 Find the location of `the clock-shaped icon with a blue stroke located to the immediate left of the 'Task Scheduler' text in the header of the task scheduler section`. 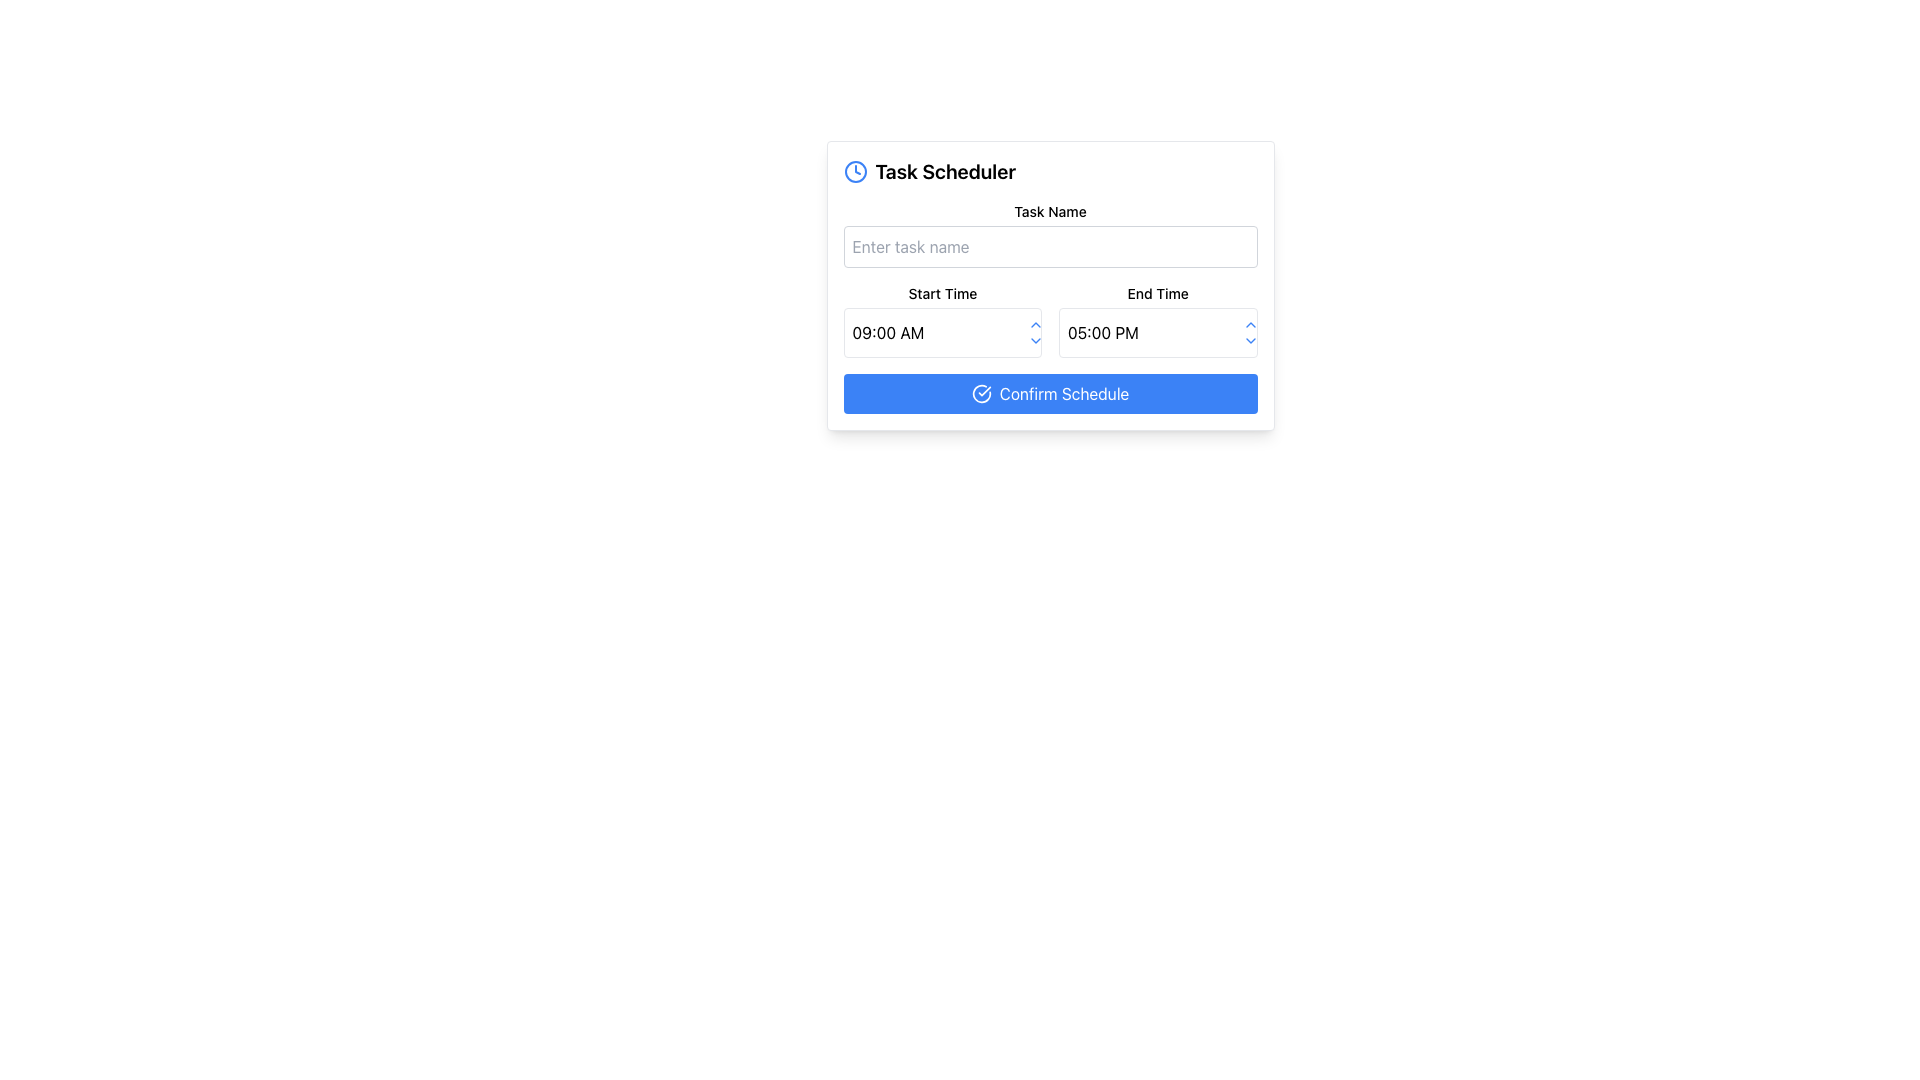

the clock-shaped icon with a blue stroke located to the immediate left of the 'Task Scheduler' text in the header of the task scheduler section is located at coordinates (855, 171).